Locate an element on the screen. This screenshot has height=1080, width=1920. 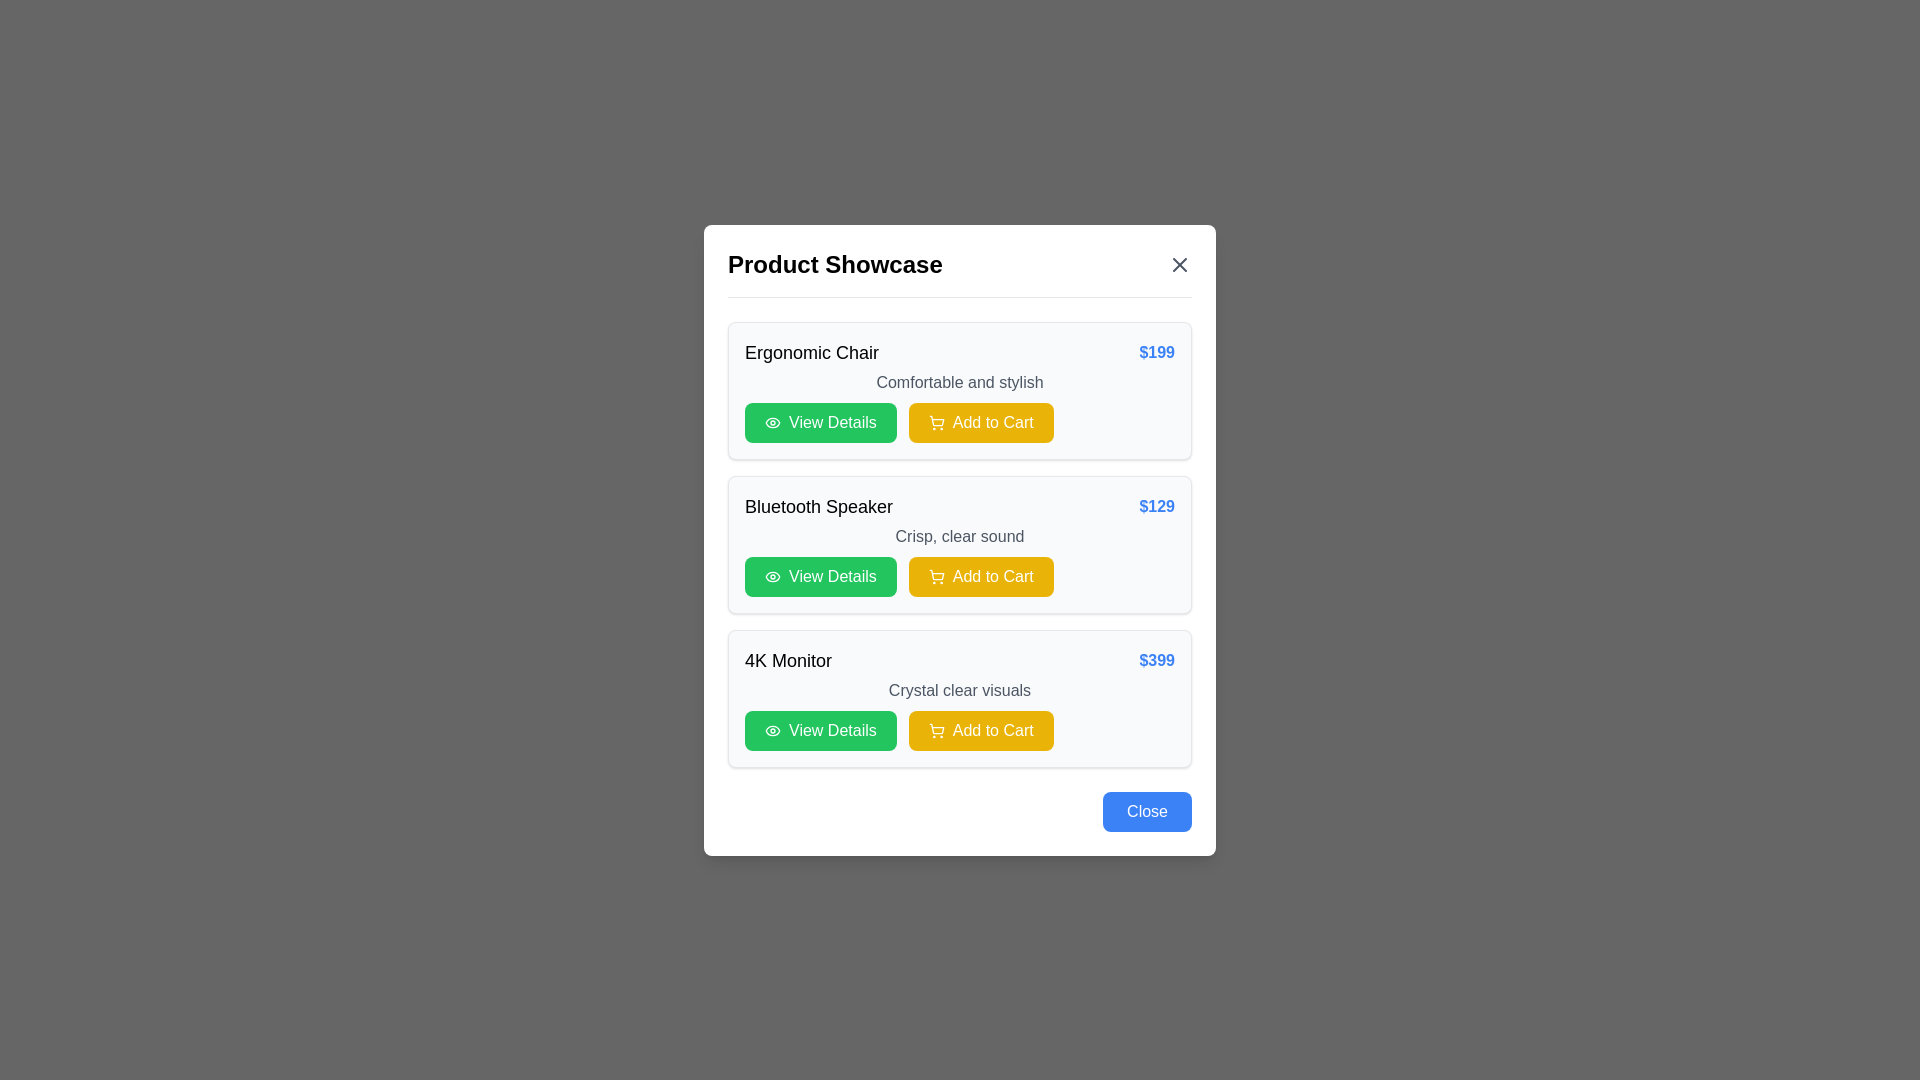
the static text price indicator for the 'Bluetooth Speaker' product, which is located towards the far right of the product row, next to the product description is located at coordinates (1157, 505).